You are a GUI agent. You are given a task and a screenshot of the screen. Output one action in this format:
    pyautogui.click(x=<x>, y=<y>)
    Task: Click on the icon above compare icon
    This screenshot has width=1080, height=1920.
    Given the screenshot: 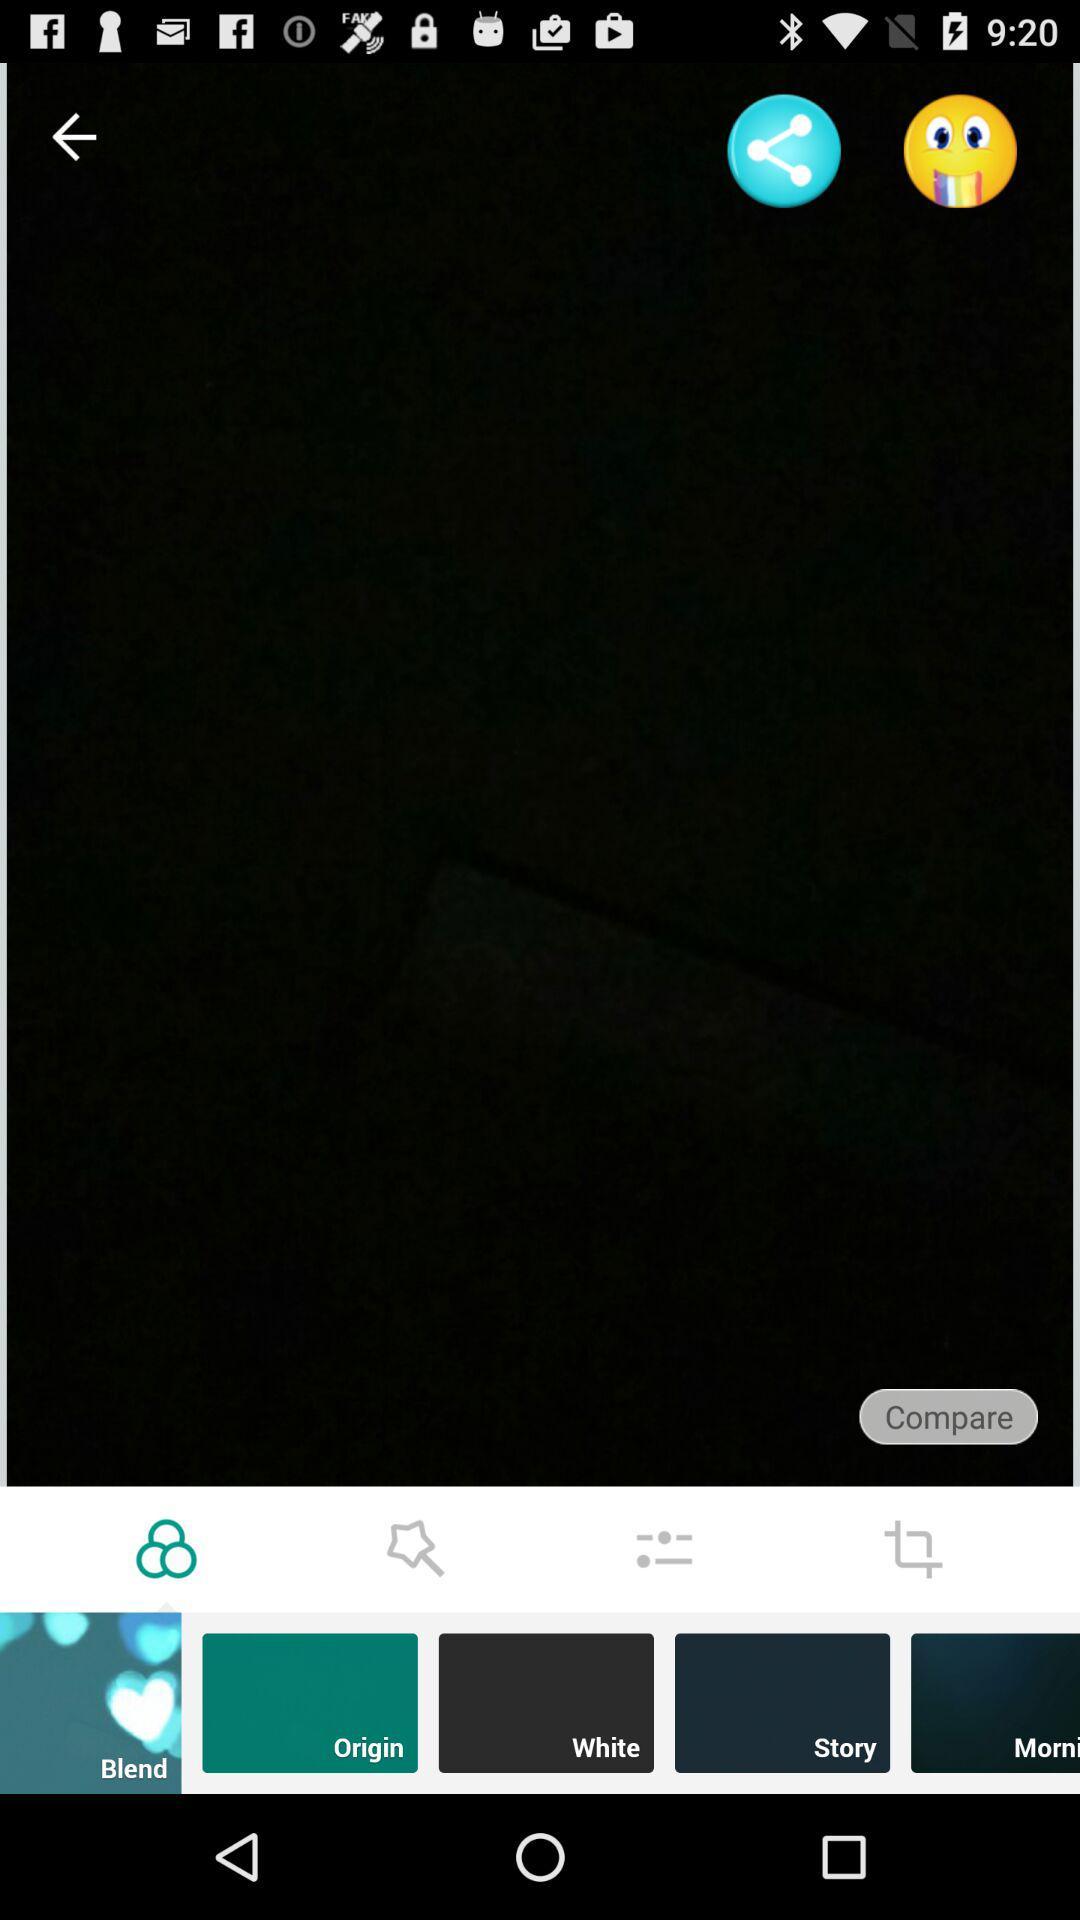 What is the action you would take?
    pyautogui.click(x=959, y=150)
    